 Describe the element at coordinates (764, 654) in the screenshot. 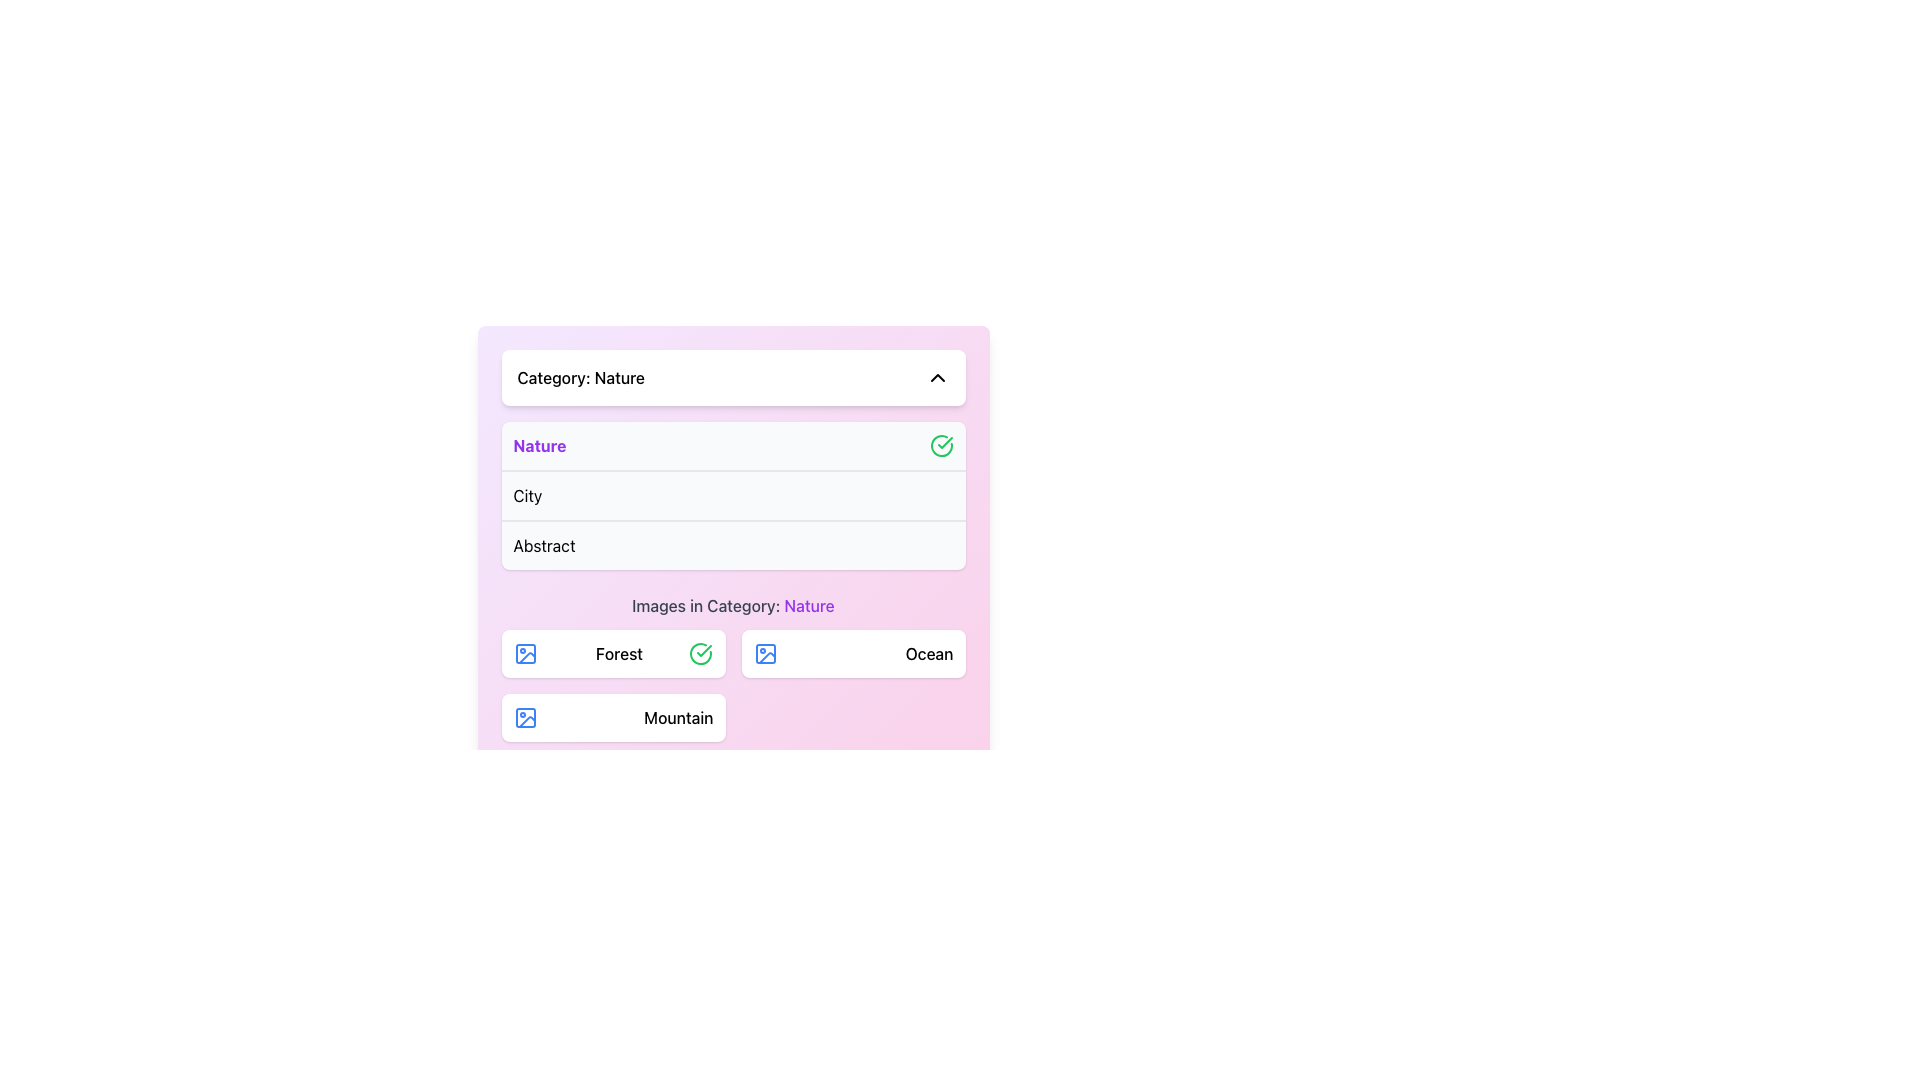

I see `the small blue icon resembling a picture outline, located to the left of the 'Ocean' label` at that location.